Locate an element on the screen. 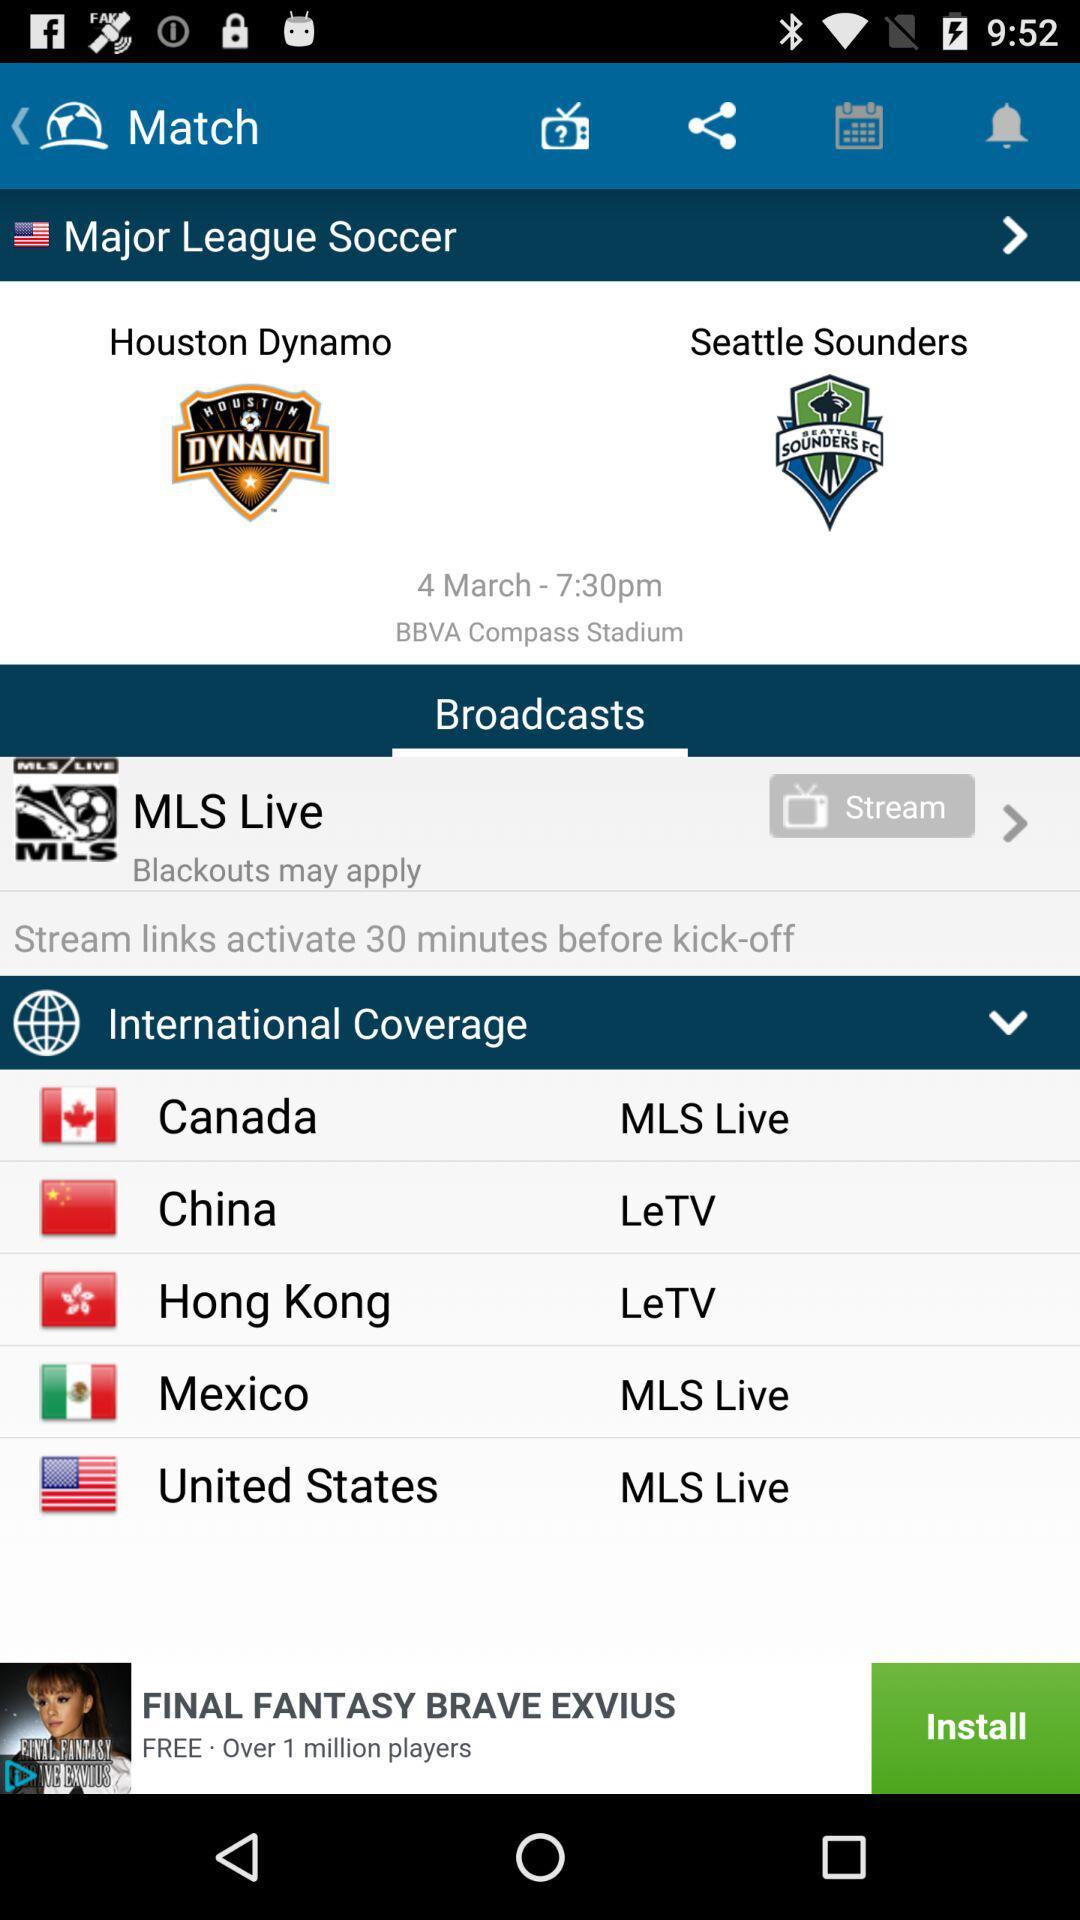 The height and width of the screenshot is (1920, 1080). app next to the match item is located at coordinates (565, 124).